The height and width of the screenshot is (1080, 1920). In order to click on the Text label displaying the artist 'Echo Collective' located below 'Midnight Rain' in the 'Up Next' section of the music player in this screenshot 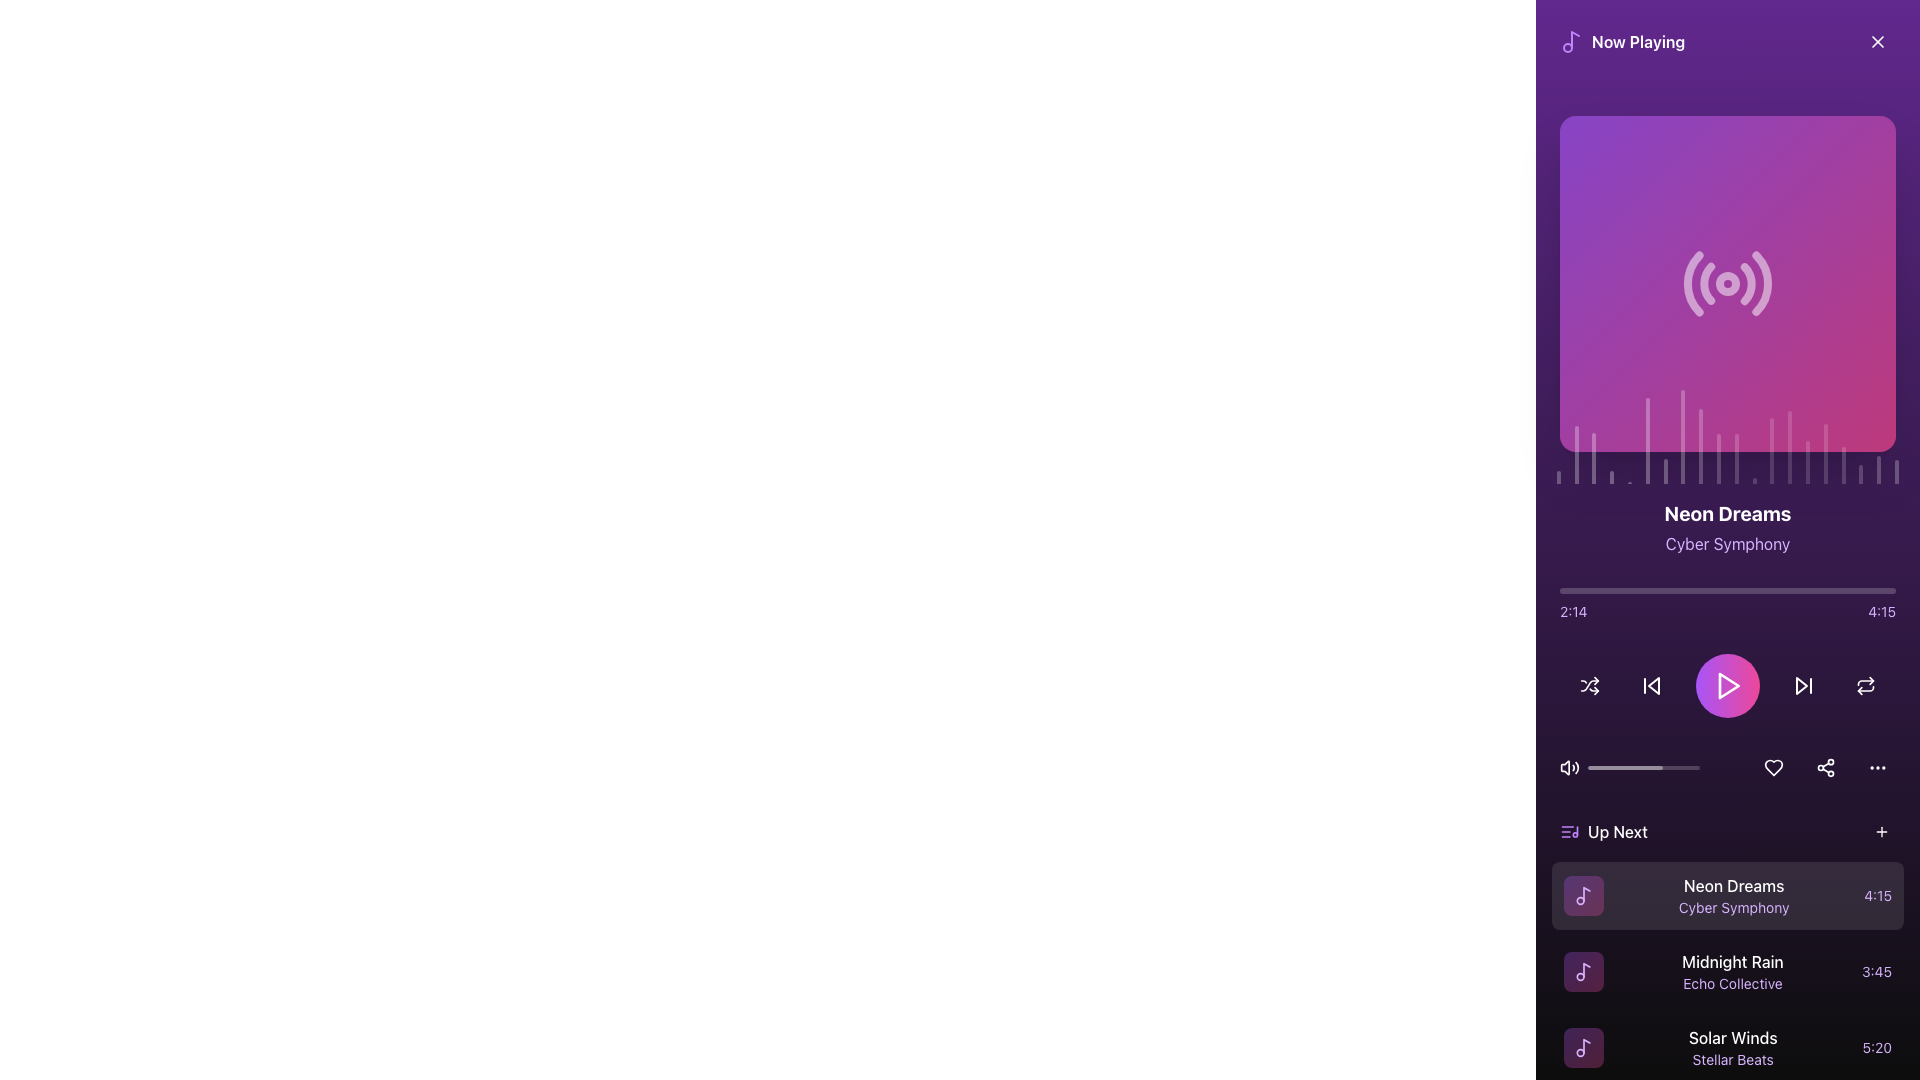, I will do `click(1731, 982)`.